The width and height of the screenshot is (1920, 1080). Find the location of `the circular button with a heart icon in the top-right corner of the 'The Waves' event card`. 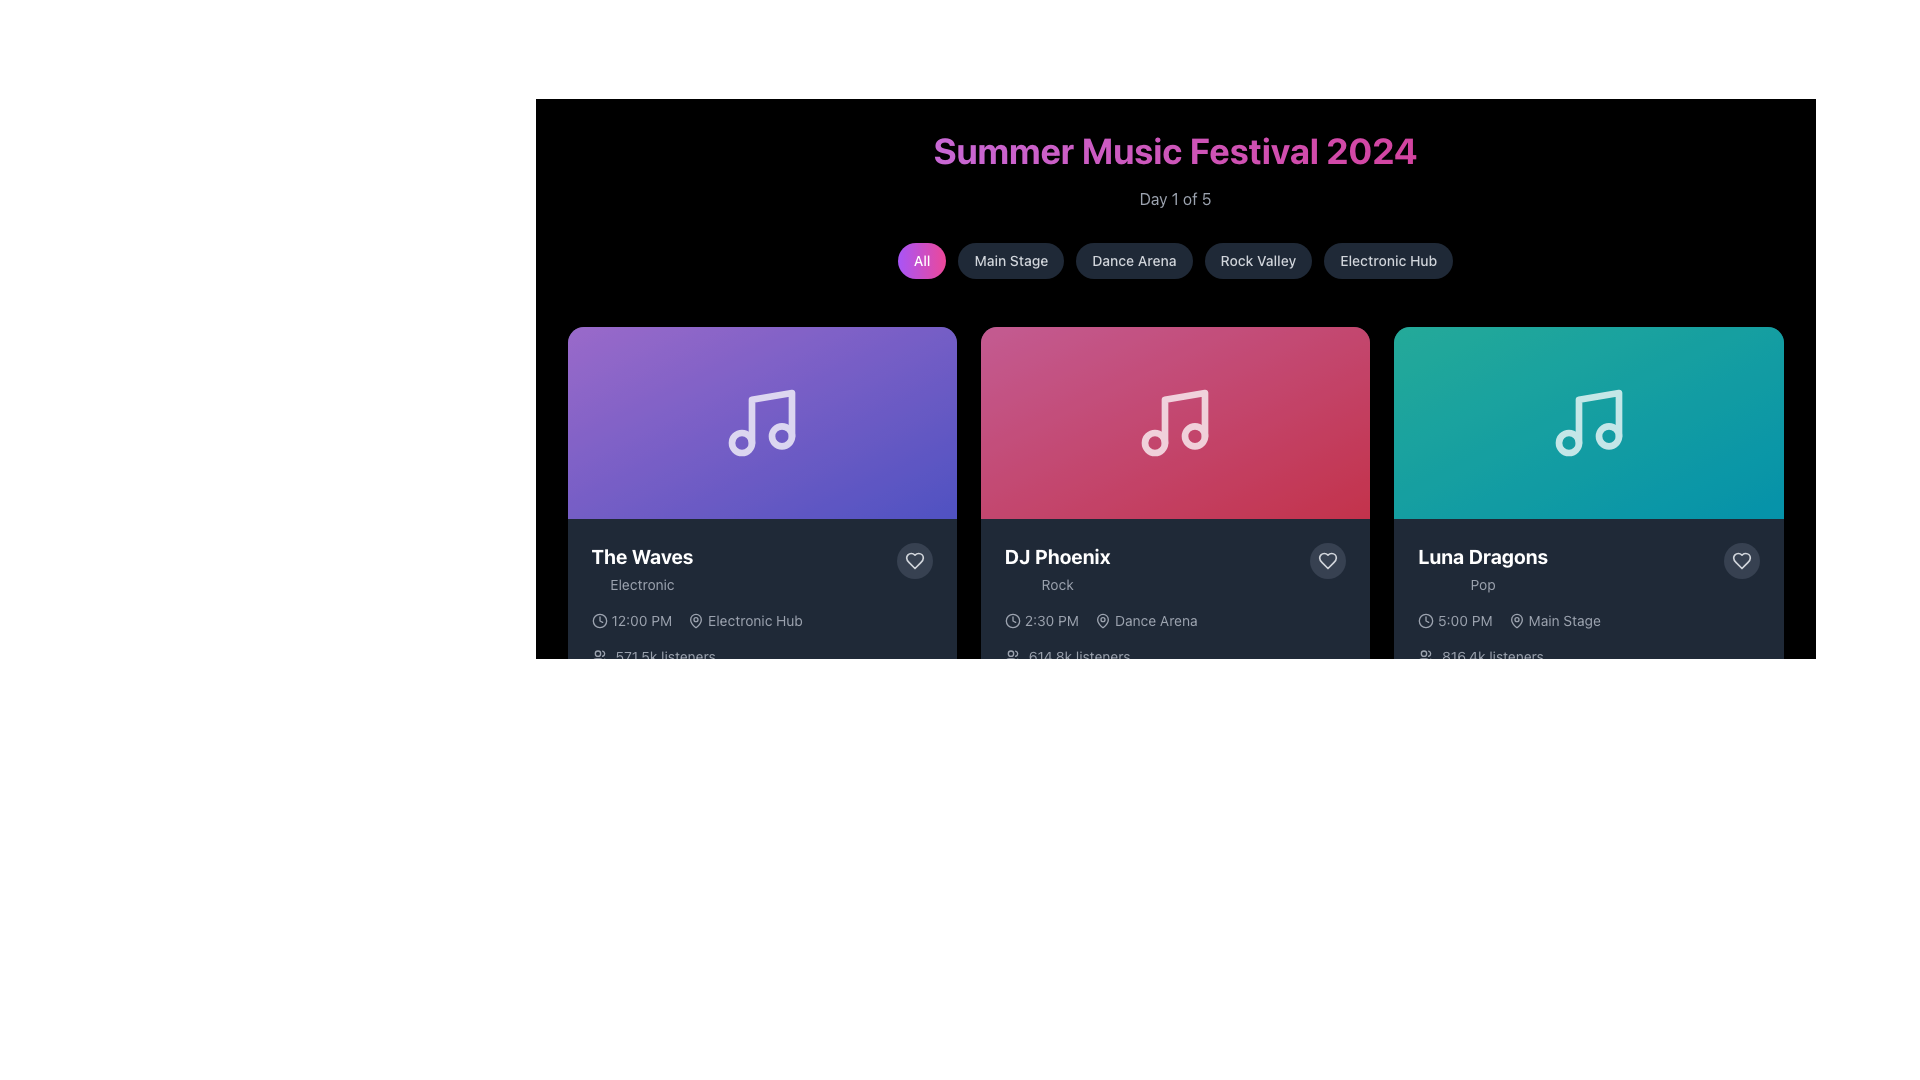

the circular button with a heart icon in the top-right corner of the 'The Waves' event card is located at coordinates (913, 560).